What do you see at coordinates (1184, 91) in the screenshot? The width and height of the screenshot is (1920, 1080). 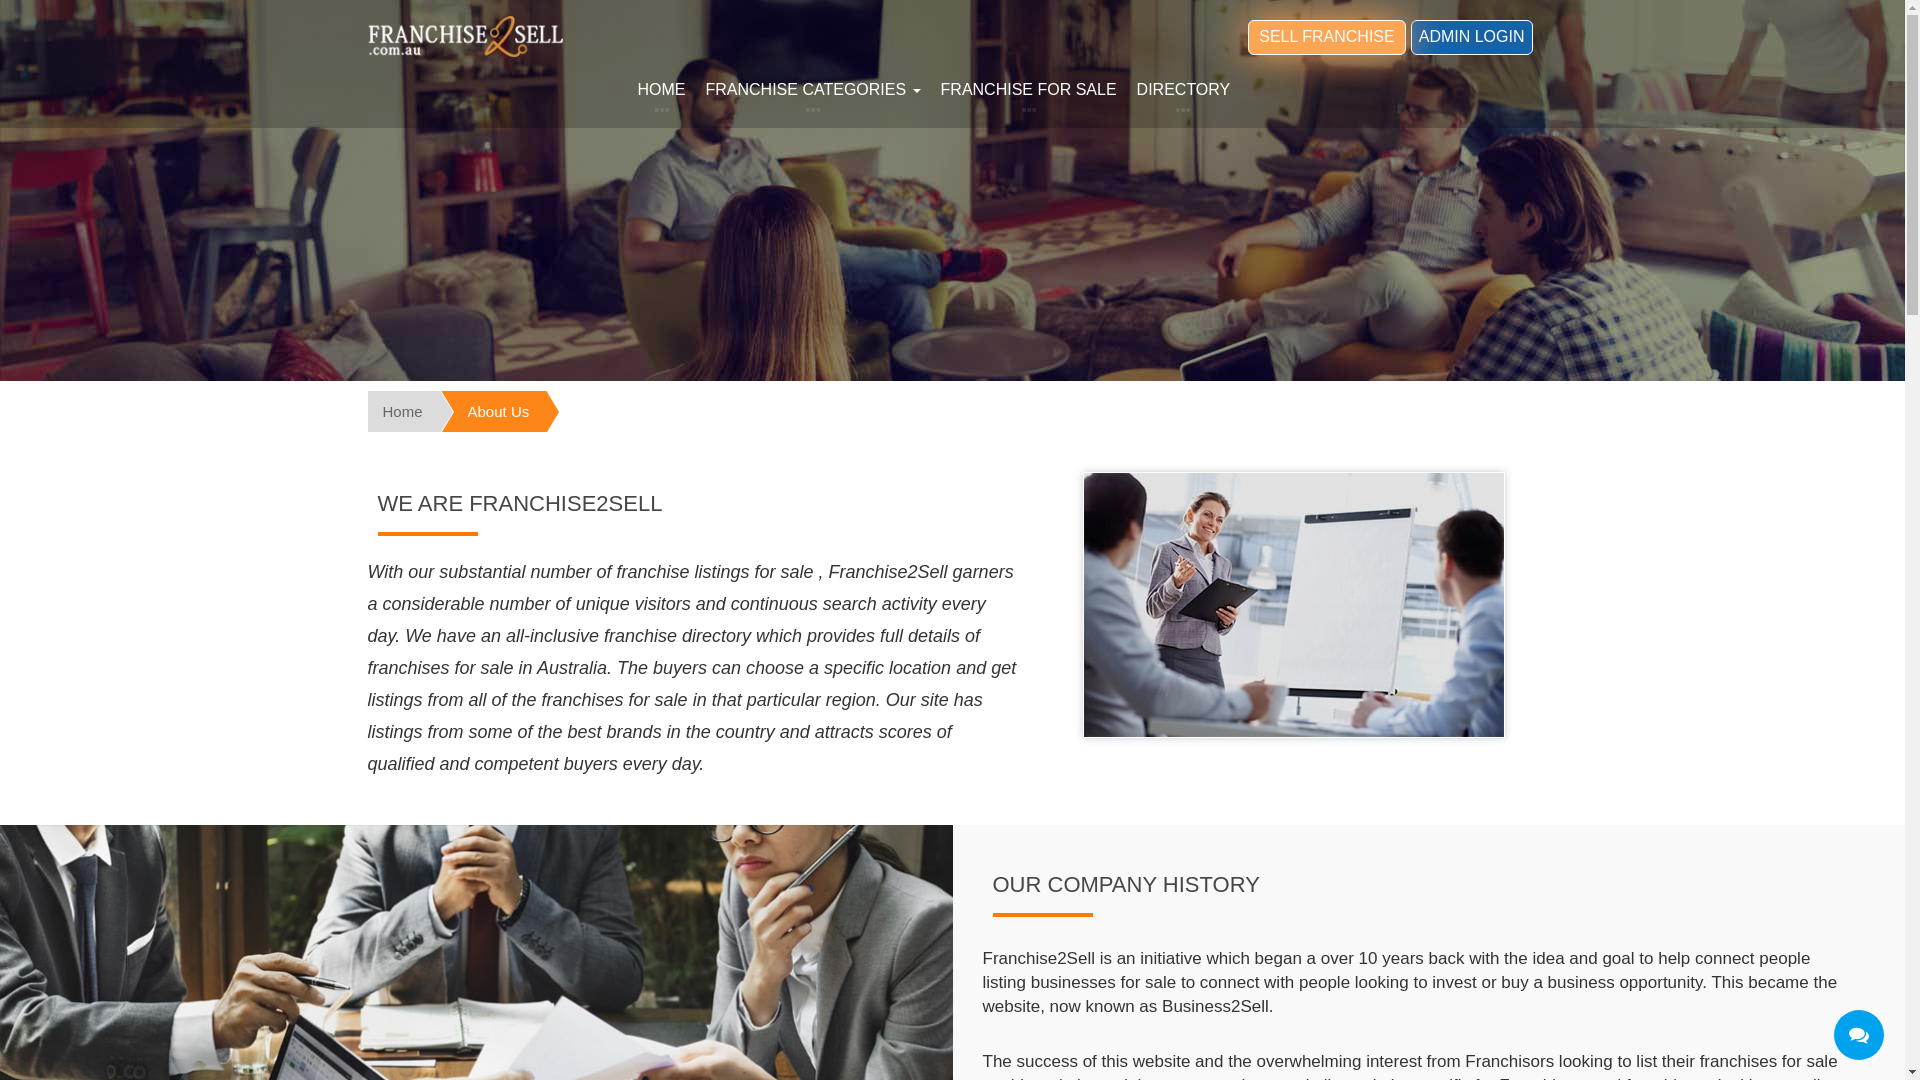 I see `'DIRECTORY'` at bounding box center [1184, 91].